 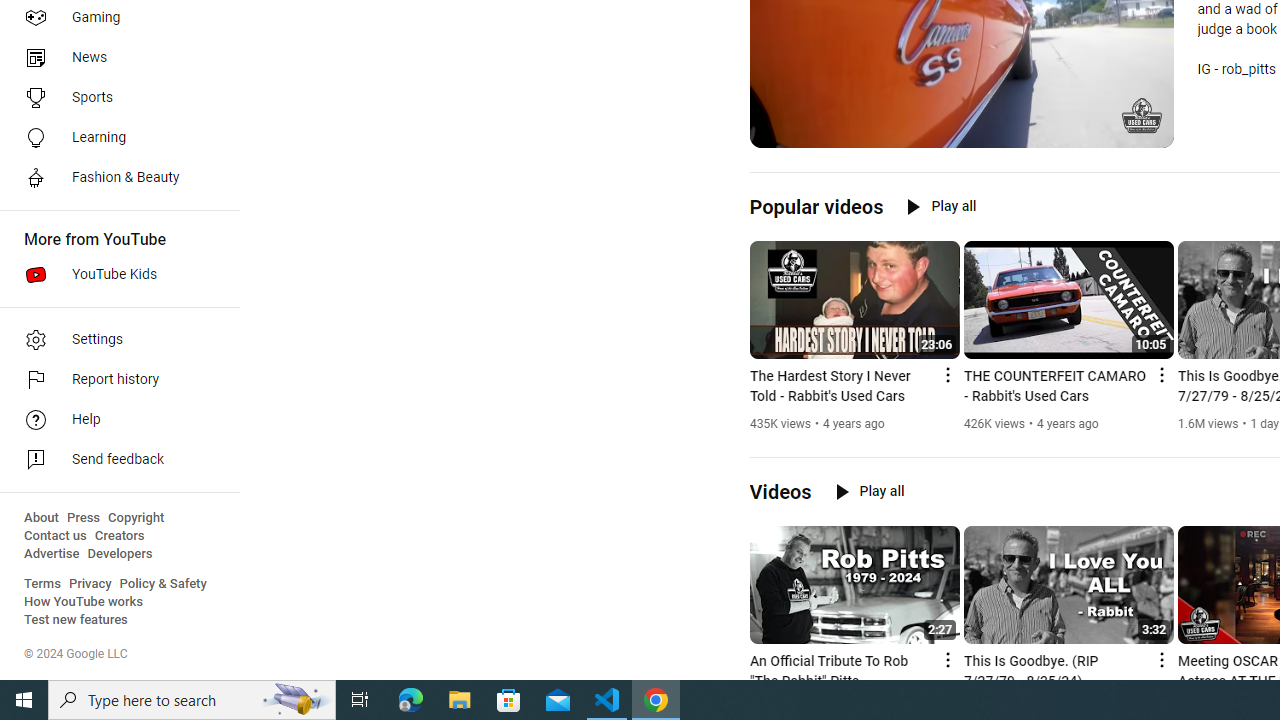 I want to click on 'Action menu', so click(x=1160, y=659).